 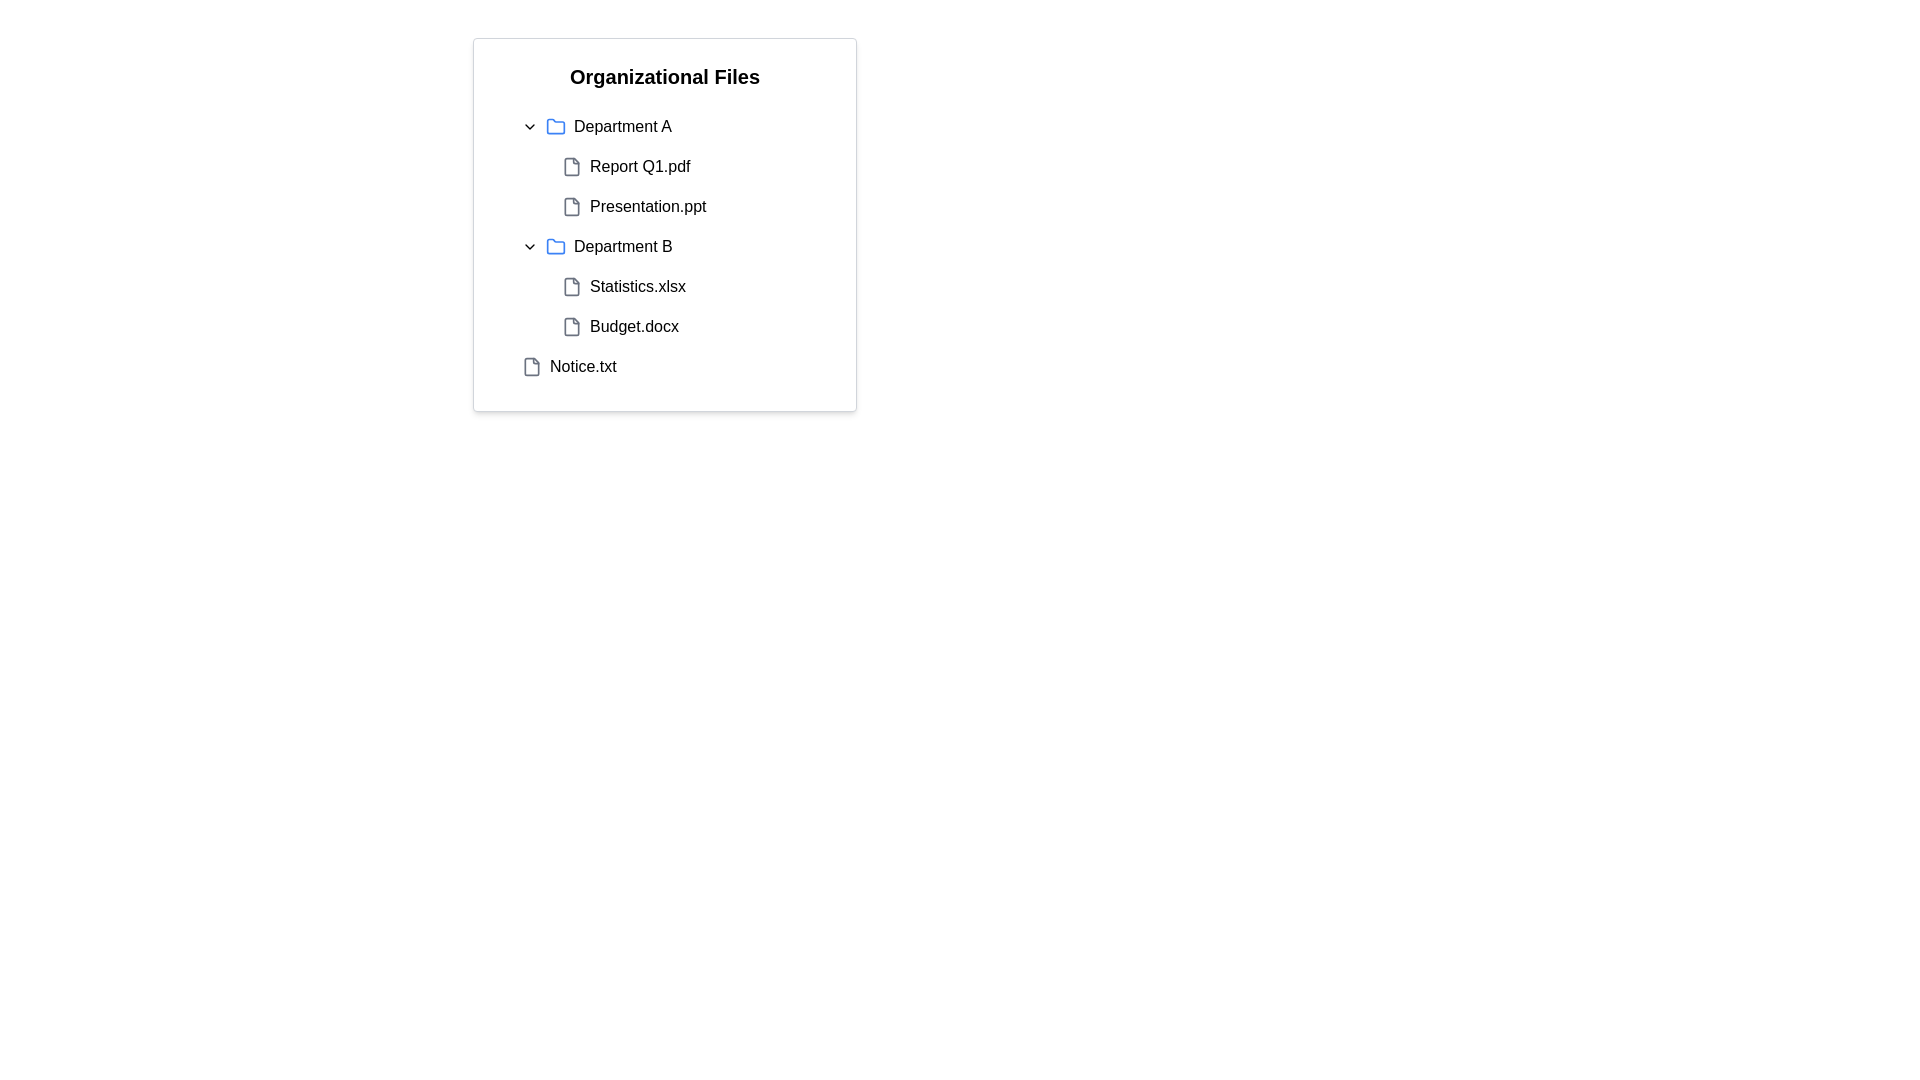 I want to click on the List item categorized under 'Department A' which is positioned under 'Organizational Files' in the hierarchical structure, so click(x=665, y=165).